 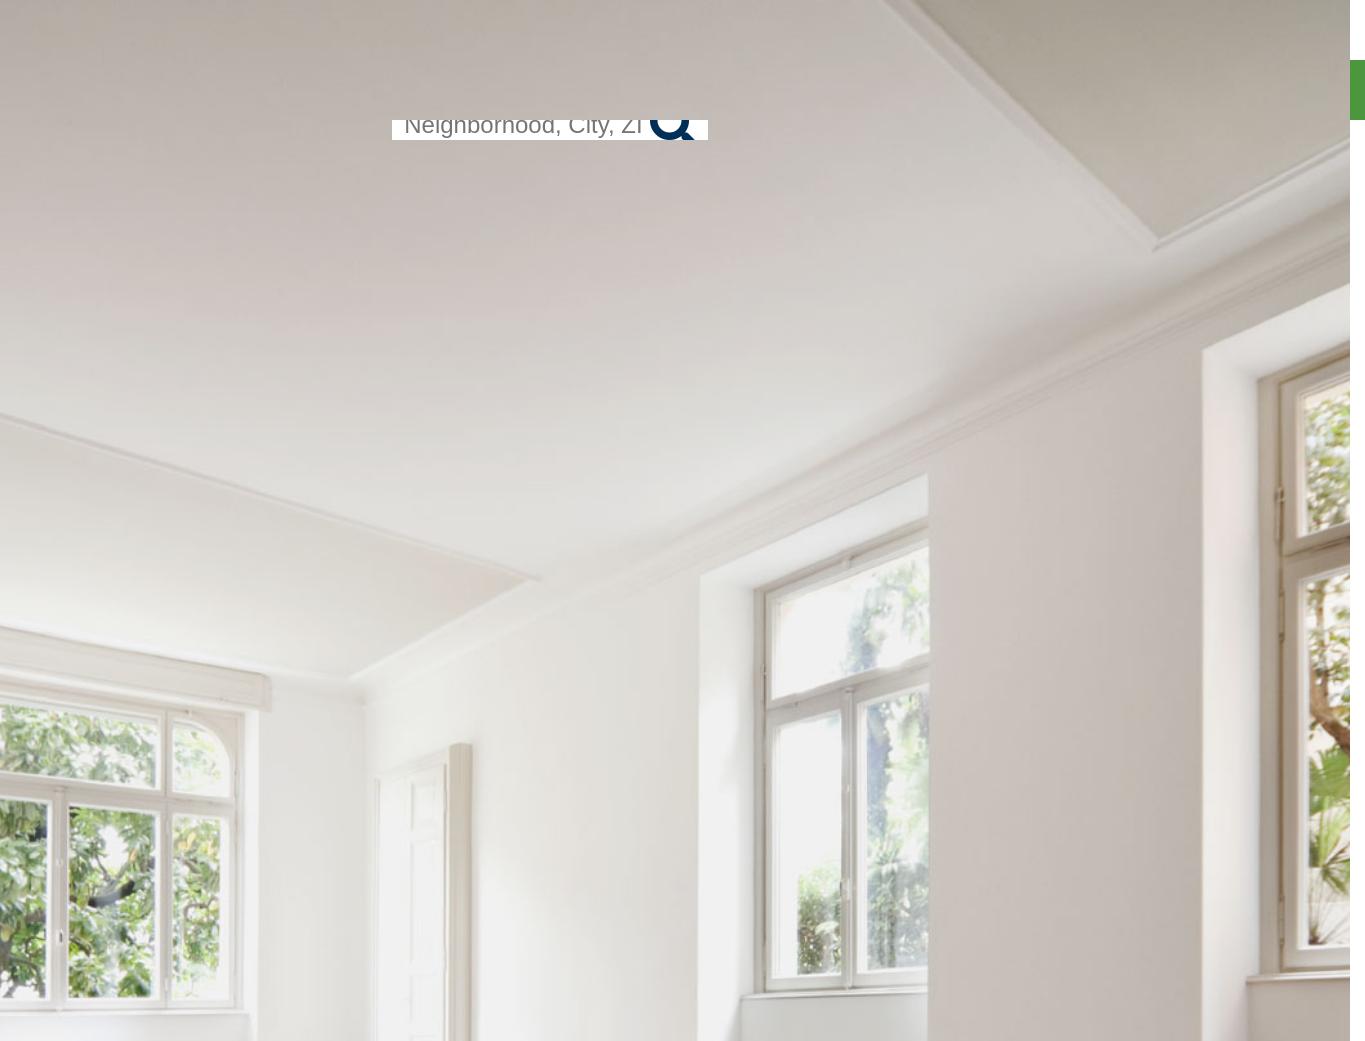 What do you see at coordinates (1299, 164) in the screenshot?
I see `'Relocation'` at bounding box center [1299, 164].